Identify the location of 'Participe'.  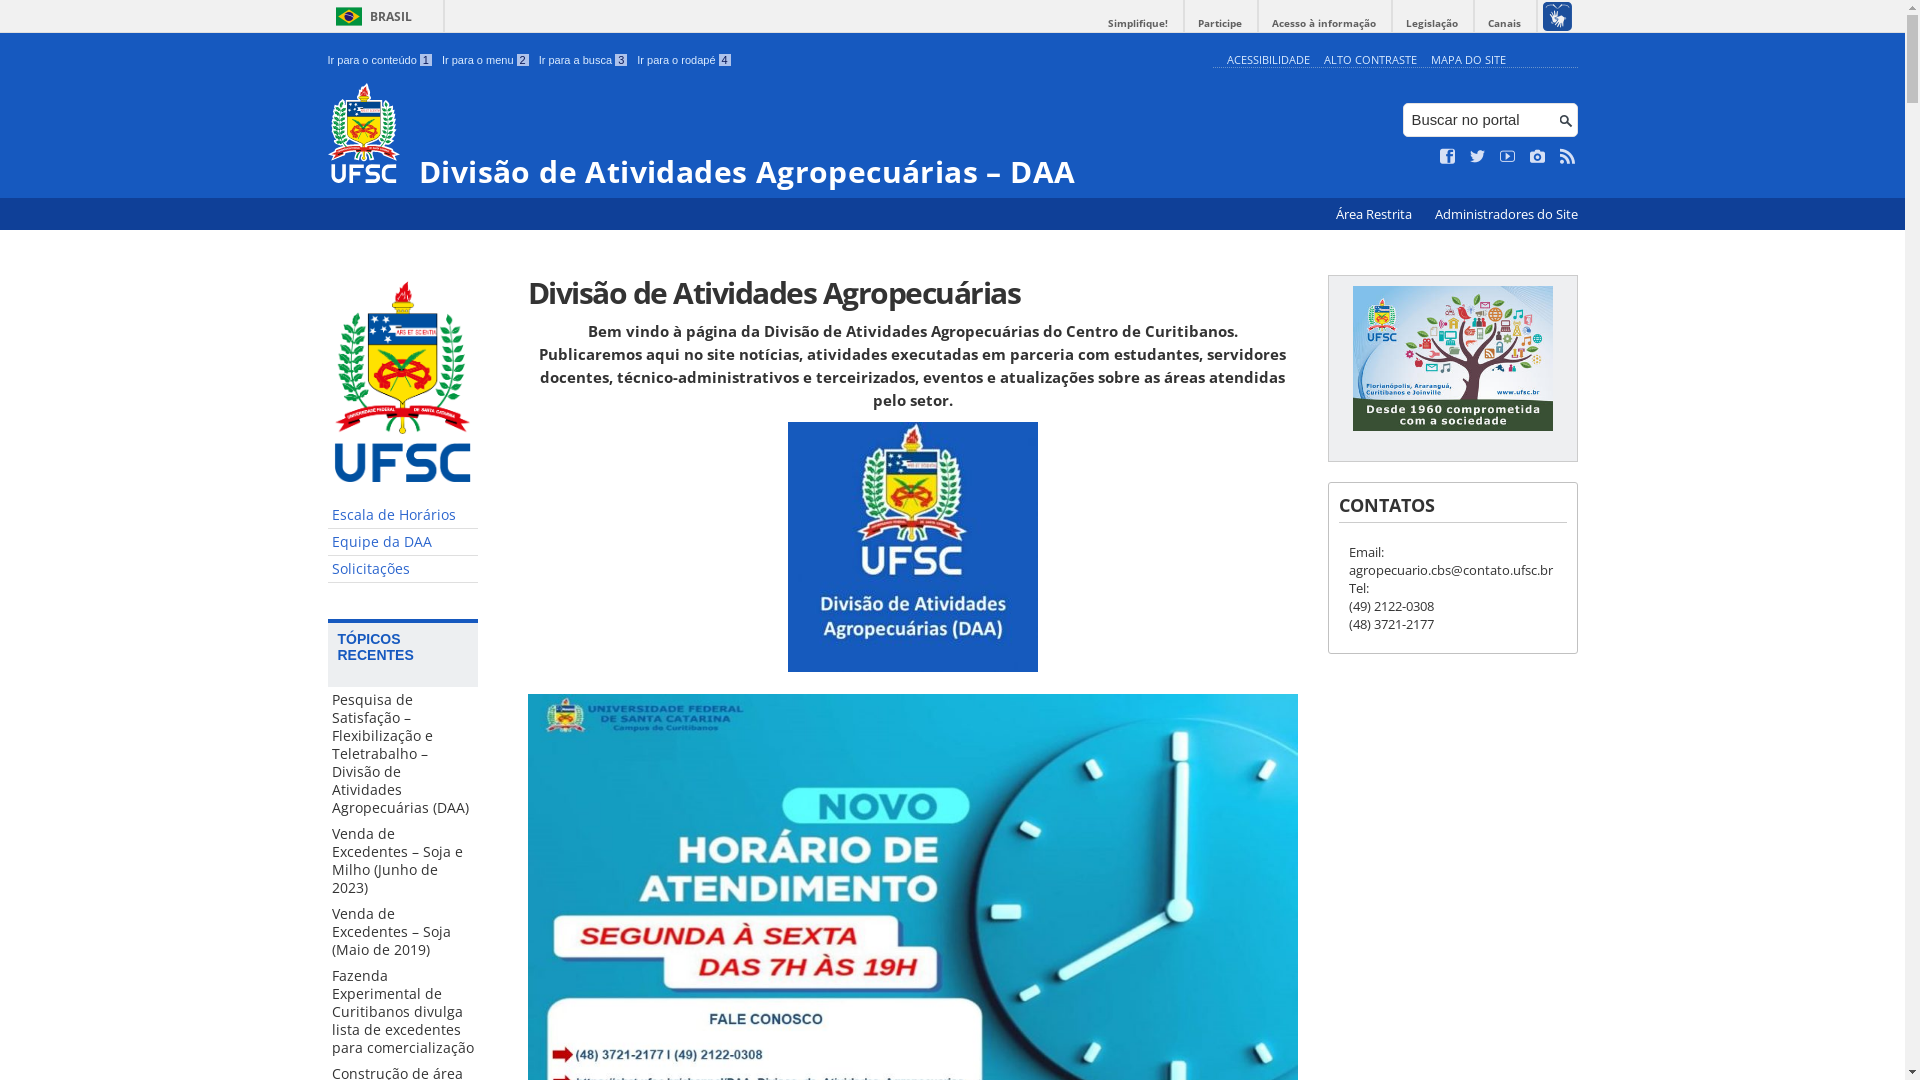
(1218, 23).